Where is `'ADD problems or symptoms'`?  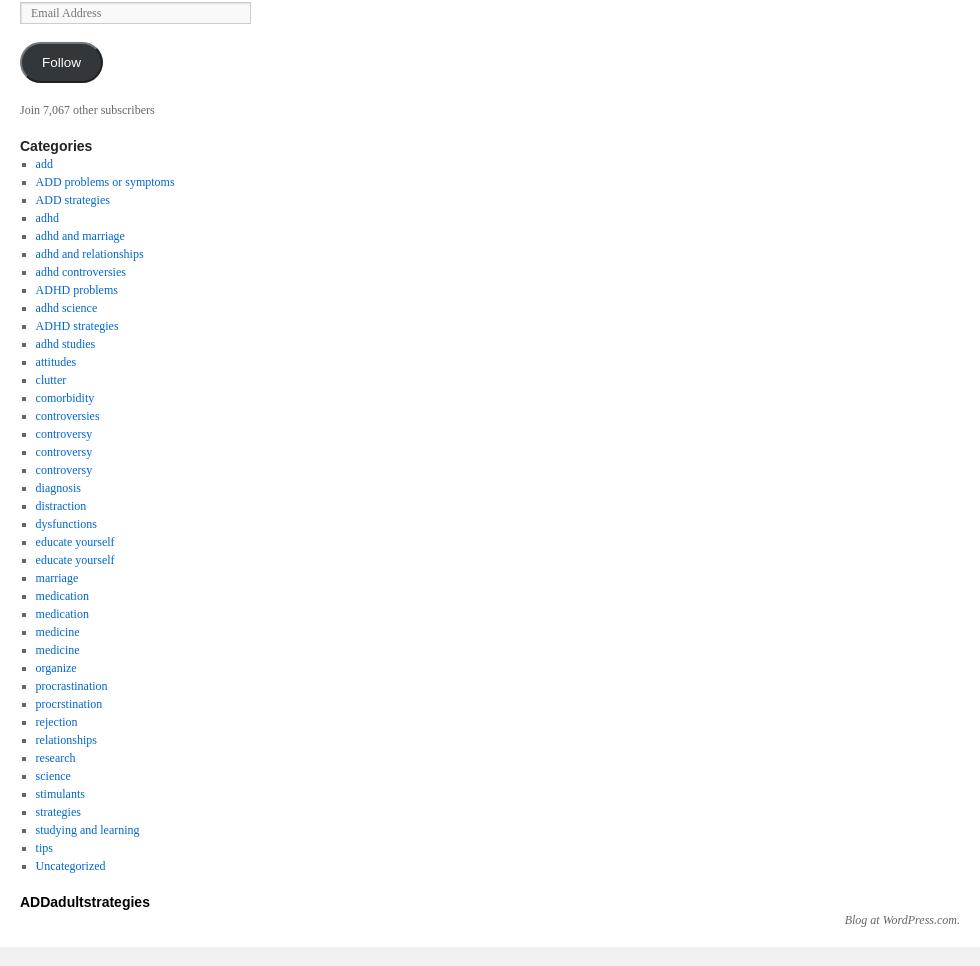 'ADD problems or symptoms' is located at coordinates (104, 181).